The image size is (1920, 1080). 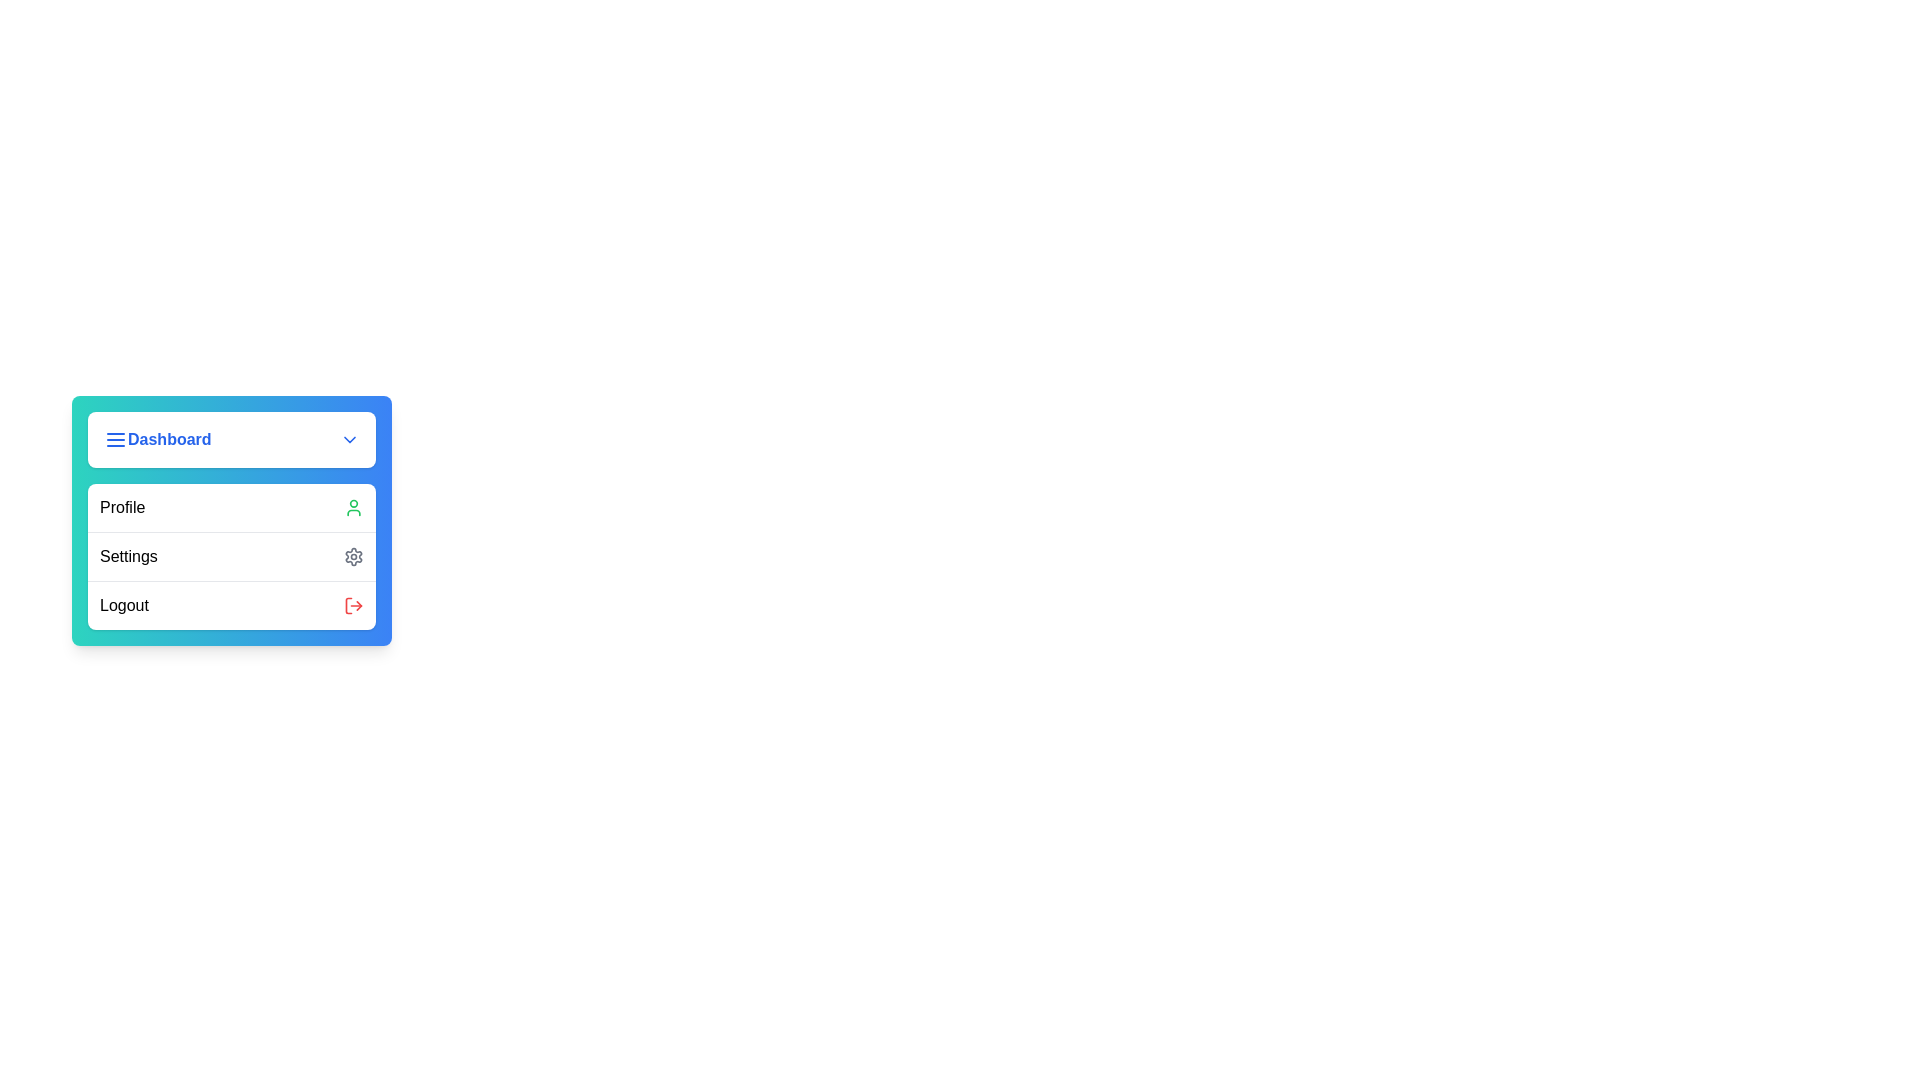 What do you see at coordinates (231, 604) in the screenshot?
I see `the 'Logout' menu option` at bounding box center [231, 604].